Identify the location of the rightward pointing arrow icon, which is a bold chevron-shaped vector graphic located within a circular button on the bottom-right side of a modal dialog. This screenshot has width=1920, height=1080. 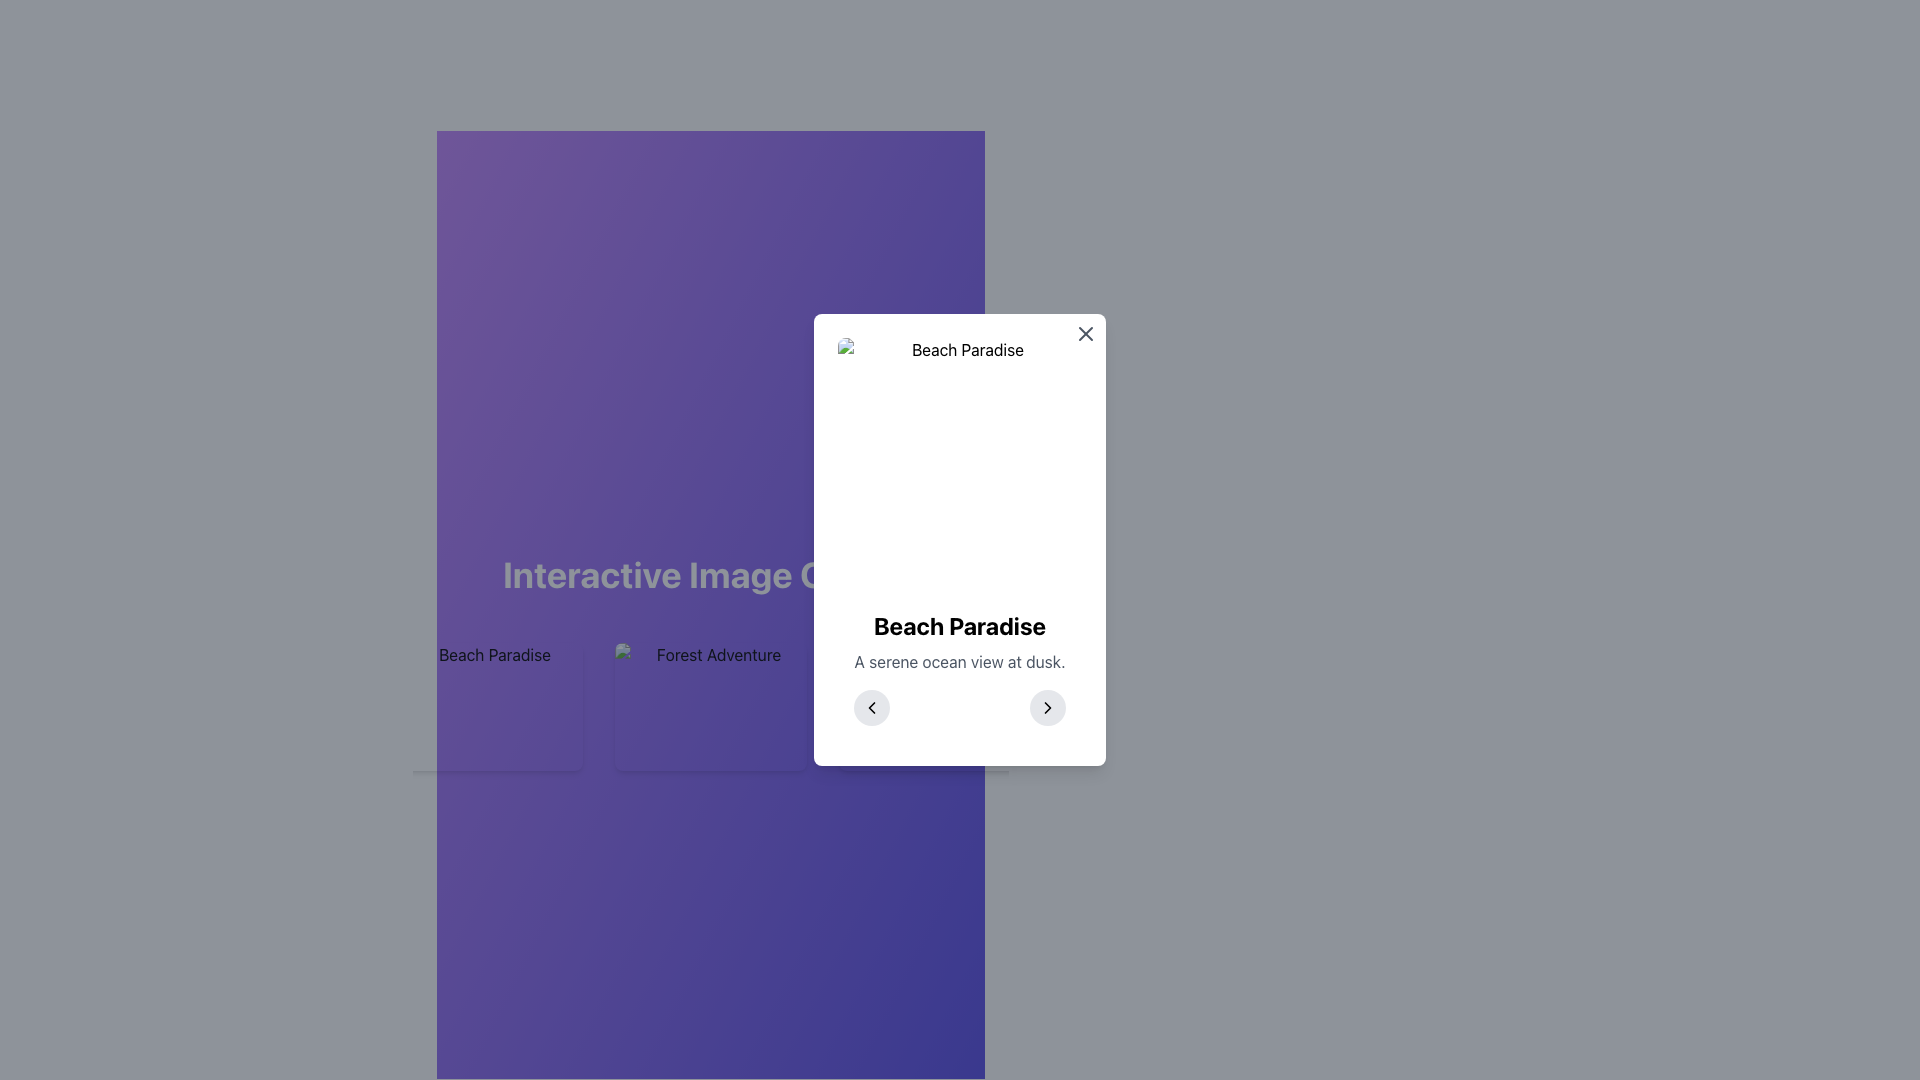
(1046, 707).